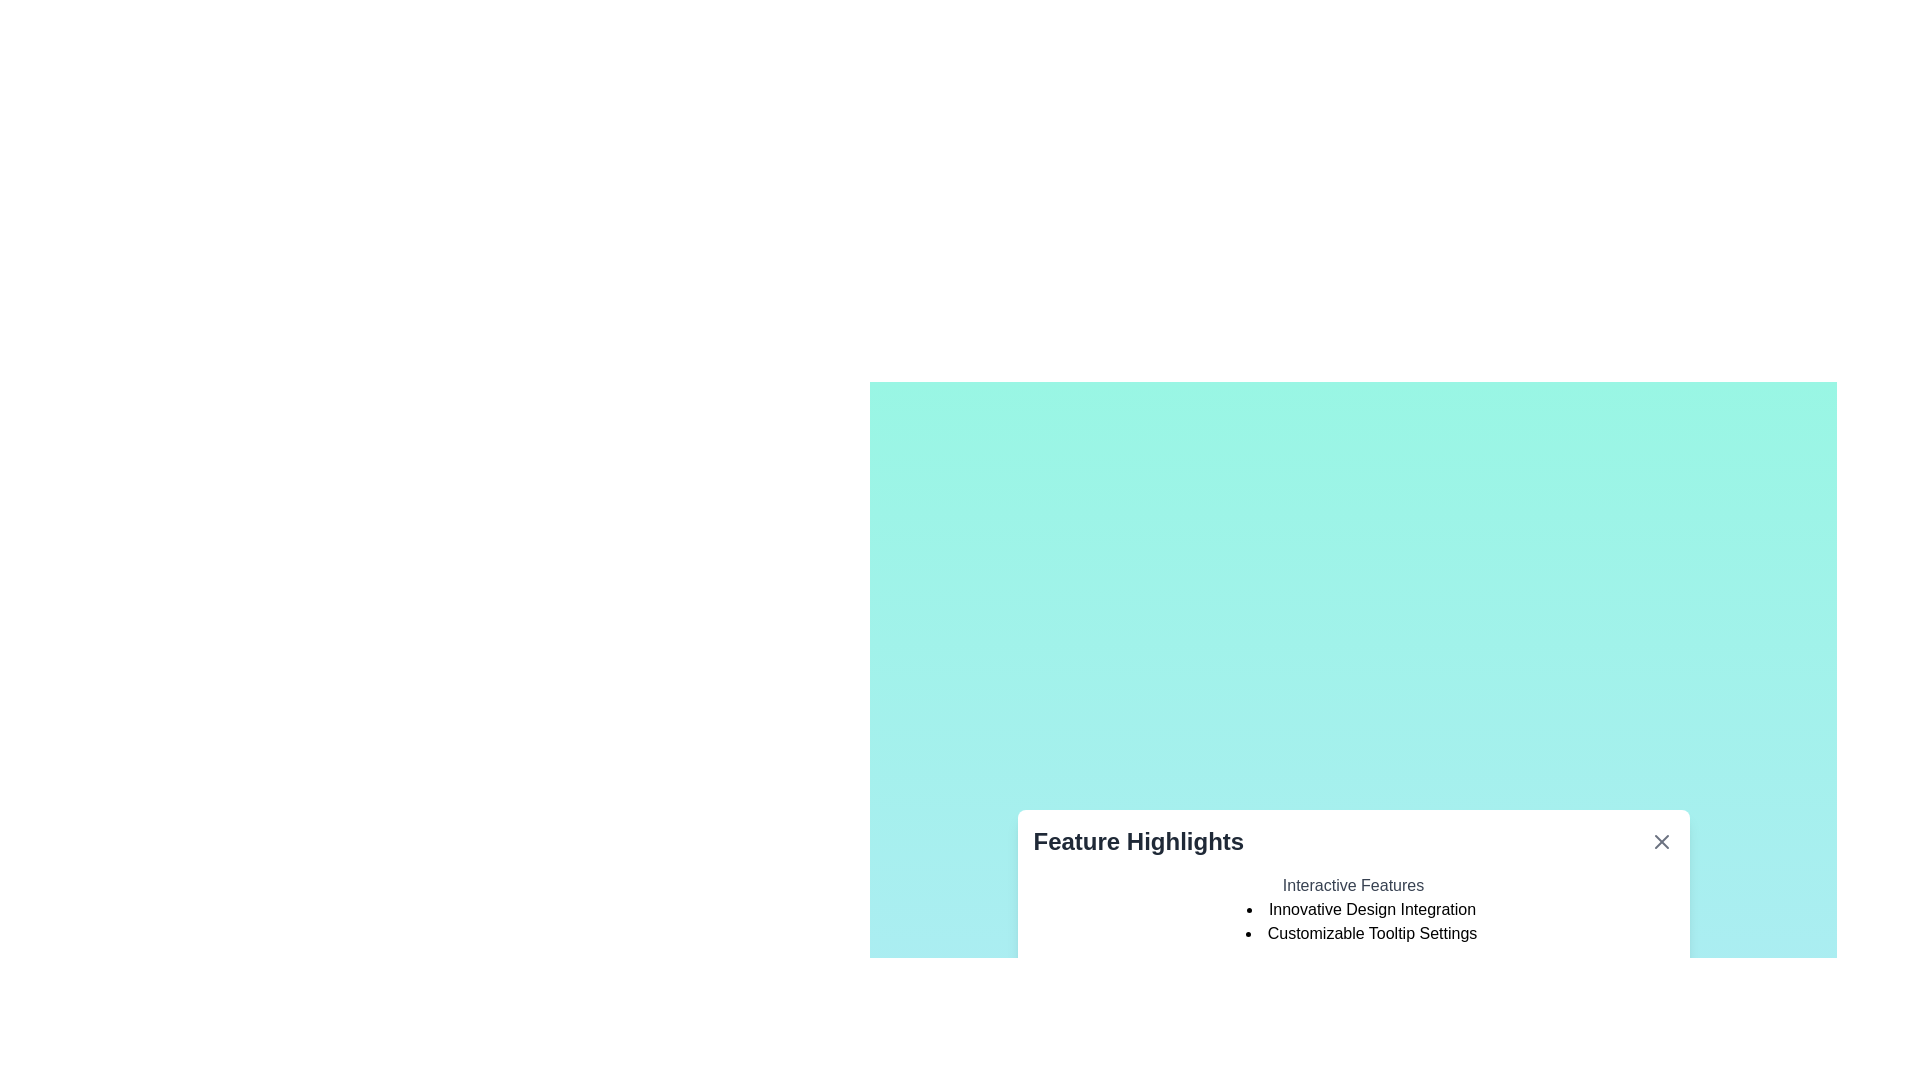 The width and height of the screenshot is (1920, 1080). Describe the element at coordinates (1315, 994) in the screenshot. I see `the SVG Circle element, which is a circular vector shape with a border stroke and no fill, located at the bottom center of the layout beneath the 'Feature Highlights' section` at that location.